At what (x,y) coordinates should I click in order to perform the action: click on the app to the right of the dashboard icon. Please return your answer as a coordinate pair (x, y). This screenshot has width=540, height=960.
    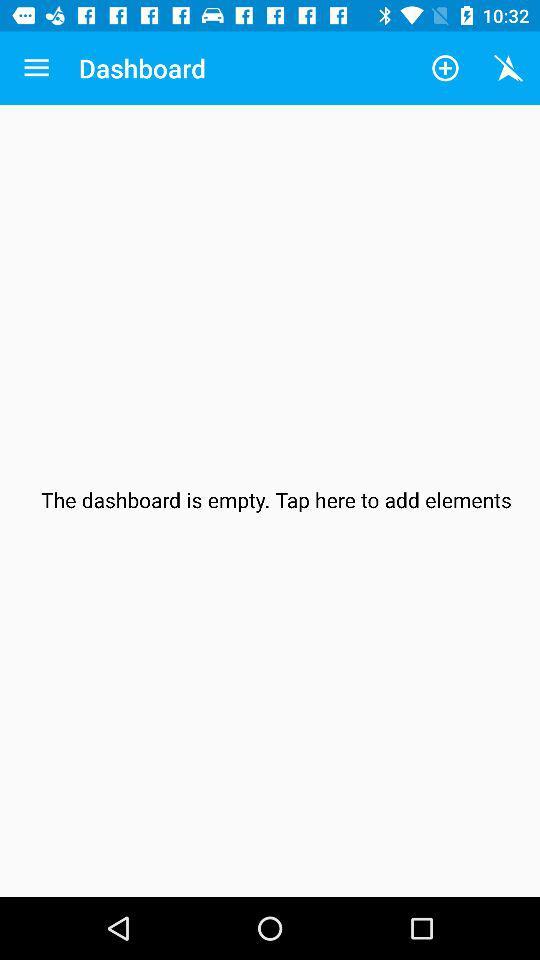
    Looking at the image, I should click on (445, 68).